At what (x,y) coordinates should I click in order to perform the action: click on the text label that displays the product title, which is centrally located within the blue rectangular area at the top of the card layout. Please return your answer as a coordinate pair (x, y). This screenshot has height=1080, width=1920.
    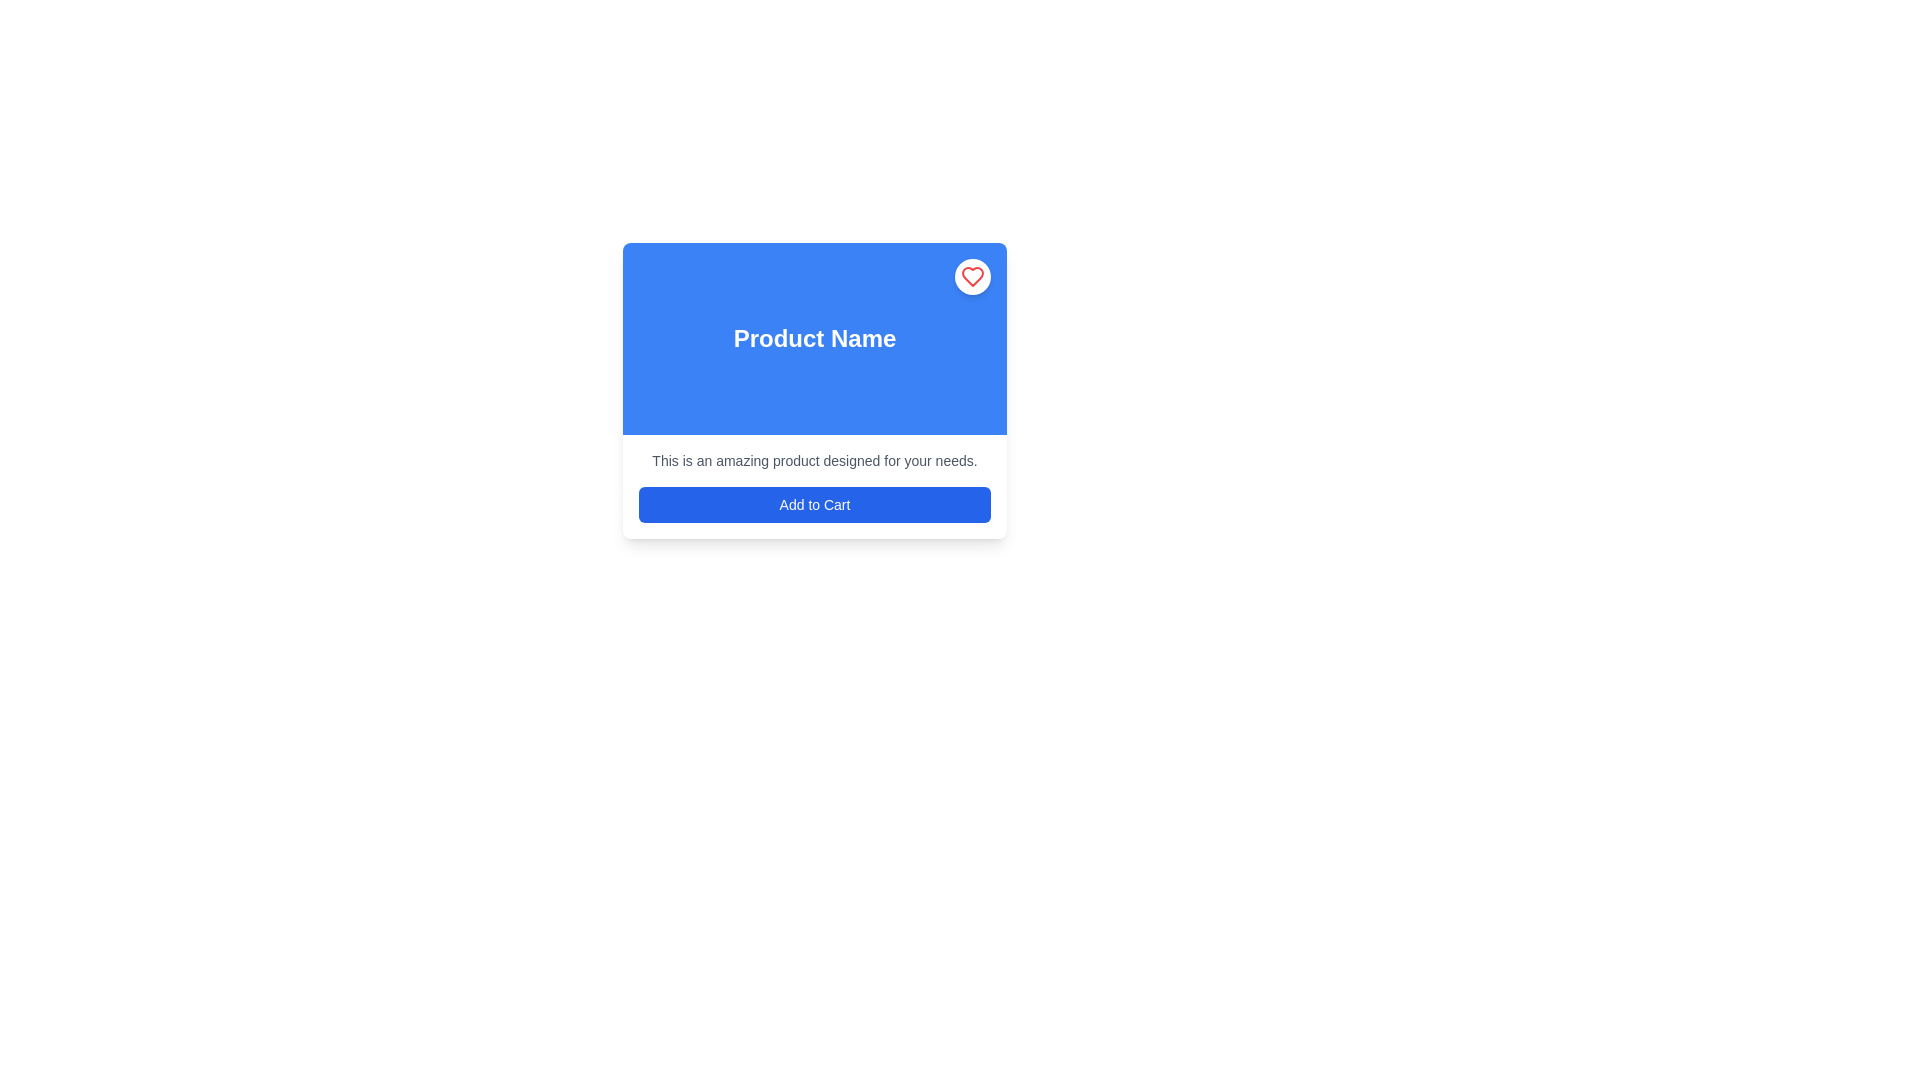
    Looking at the image, I should click on (815, 338).